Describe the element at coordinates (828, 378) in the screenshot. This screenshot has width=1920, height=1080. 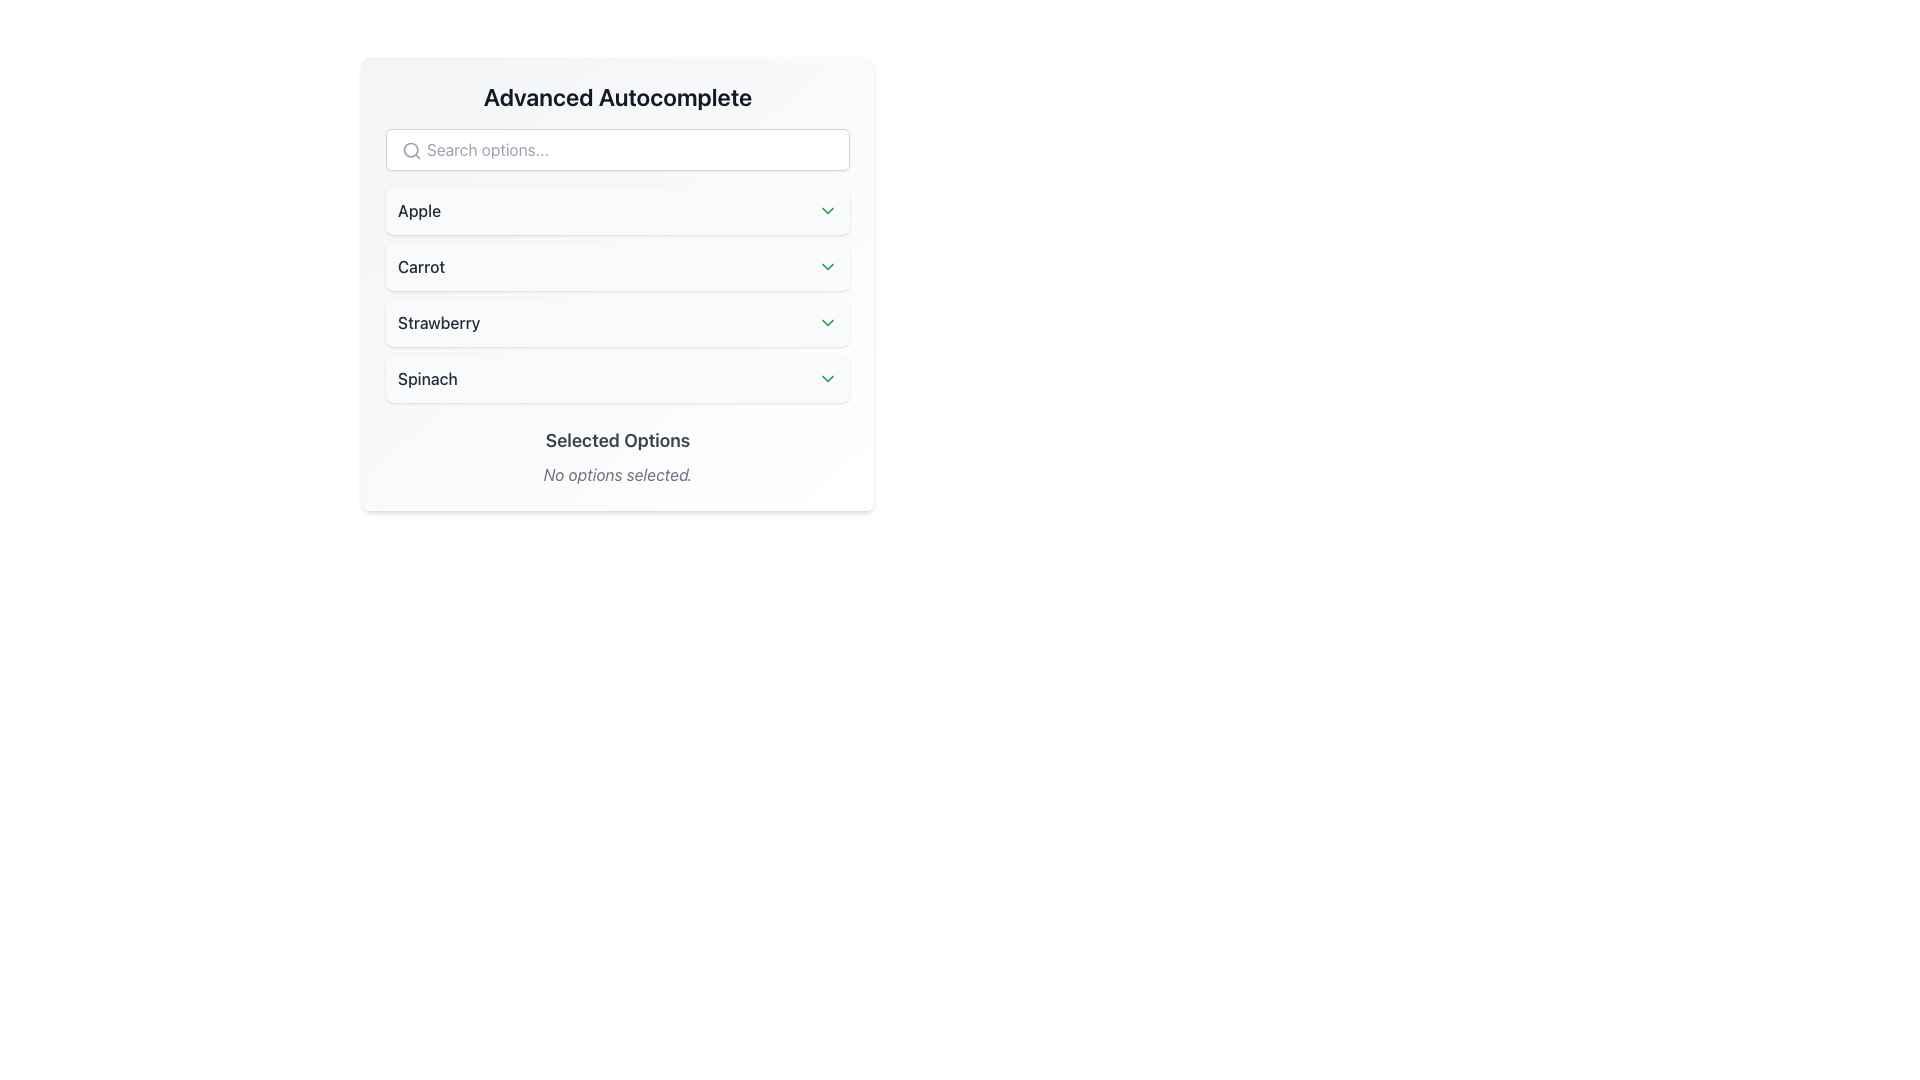
I see `the toggle icon for expanding or collapsing additional content related to the 'Spinach' list item, which is positioned to the far right of the list item` at that location.